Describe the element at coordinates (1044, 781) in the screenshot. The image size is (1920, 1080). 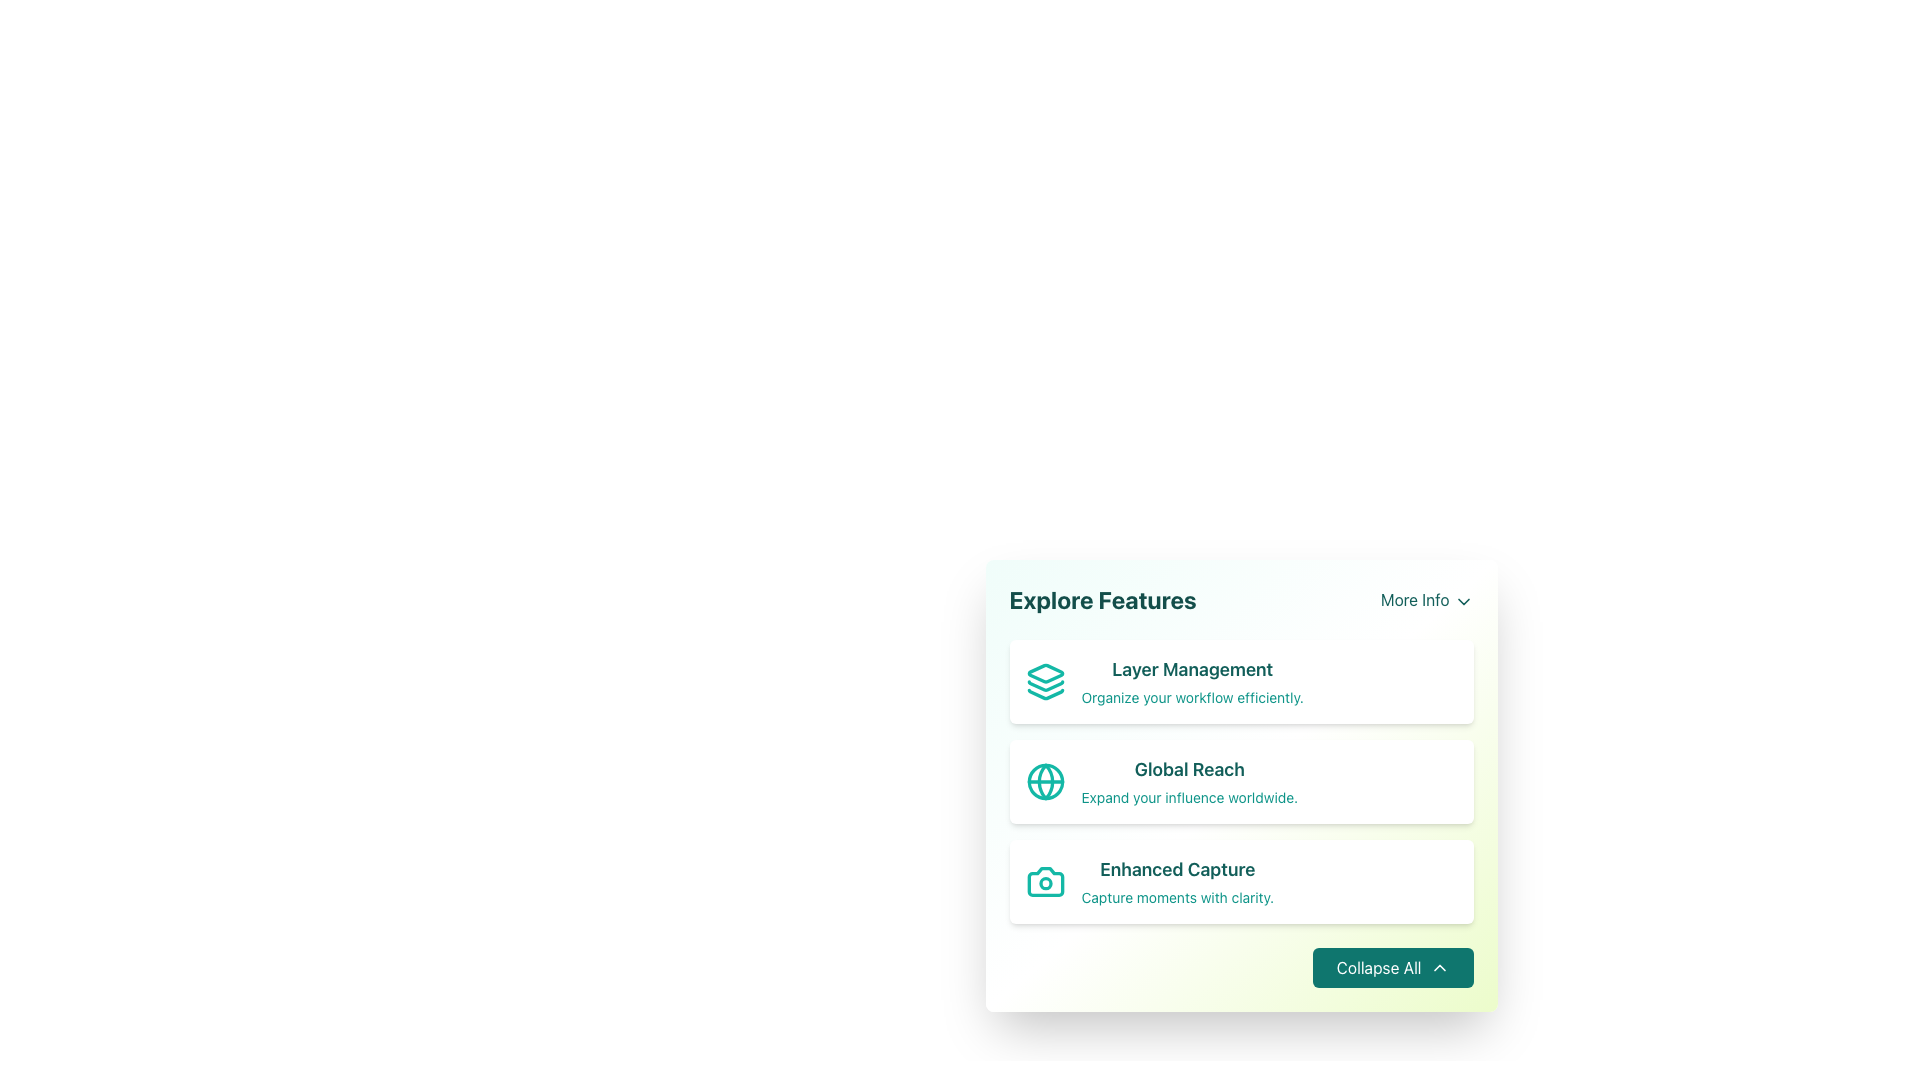
I see `the globe icon, which is a circular SVG graphic with teal-colored stroke lines, located to the left of the text 'Global Reach' within the card labeled 'Global Reach'` at that location.